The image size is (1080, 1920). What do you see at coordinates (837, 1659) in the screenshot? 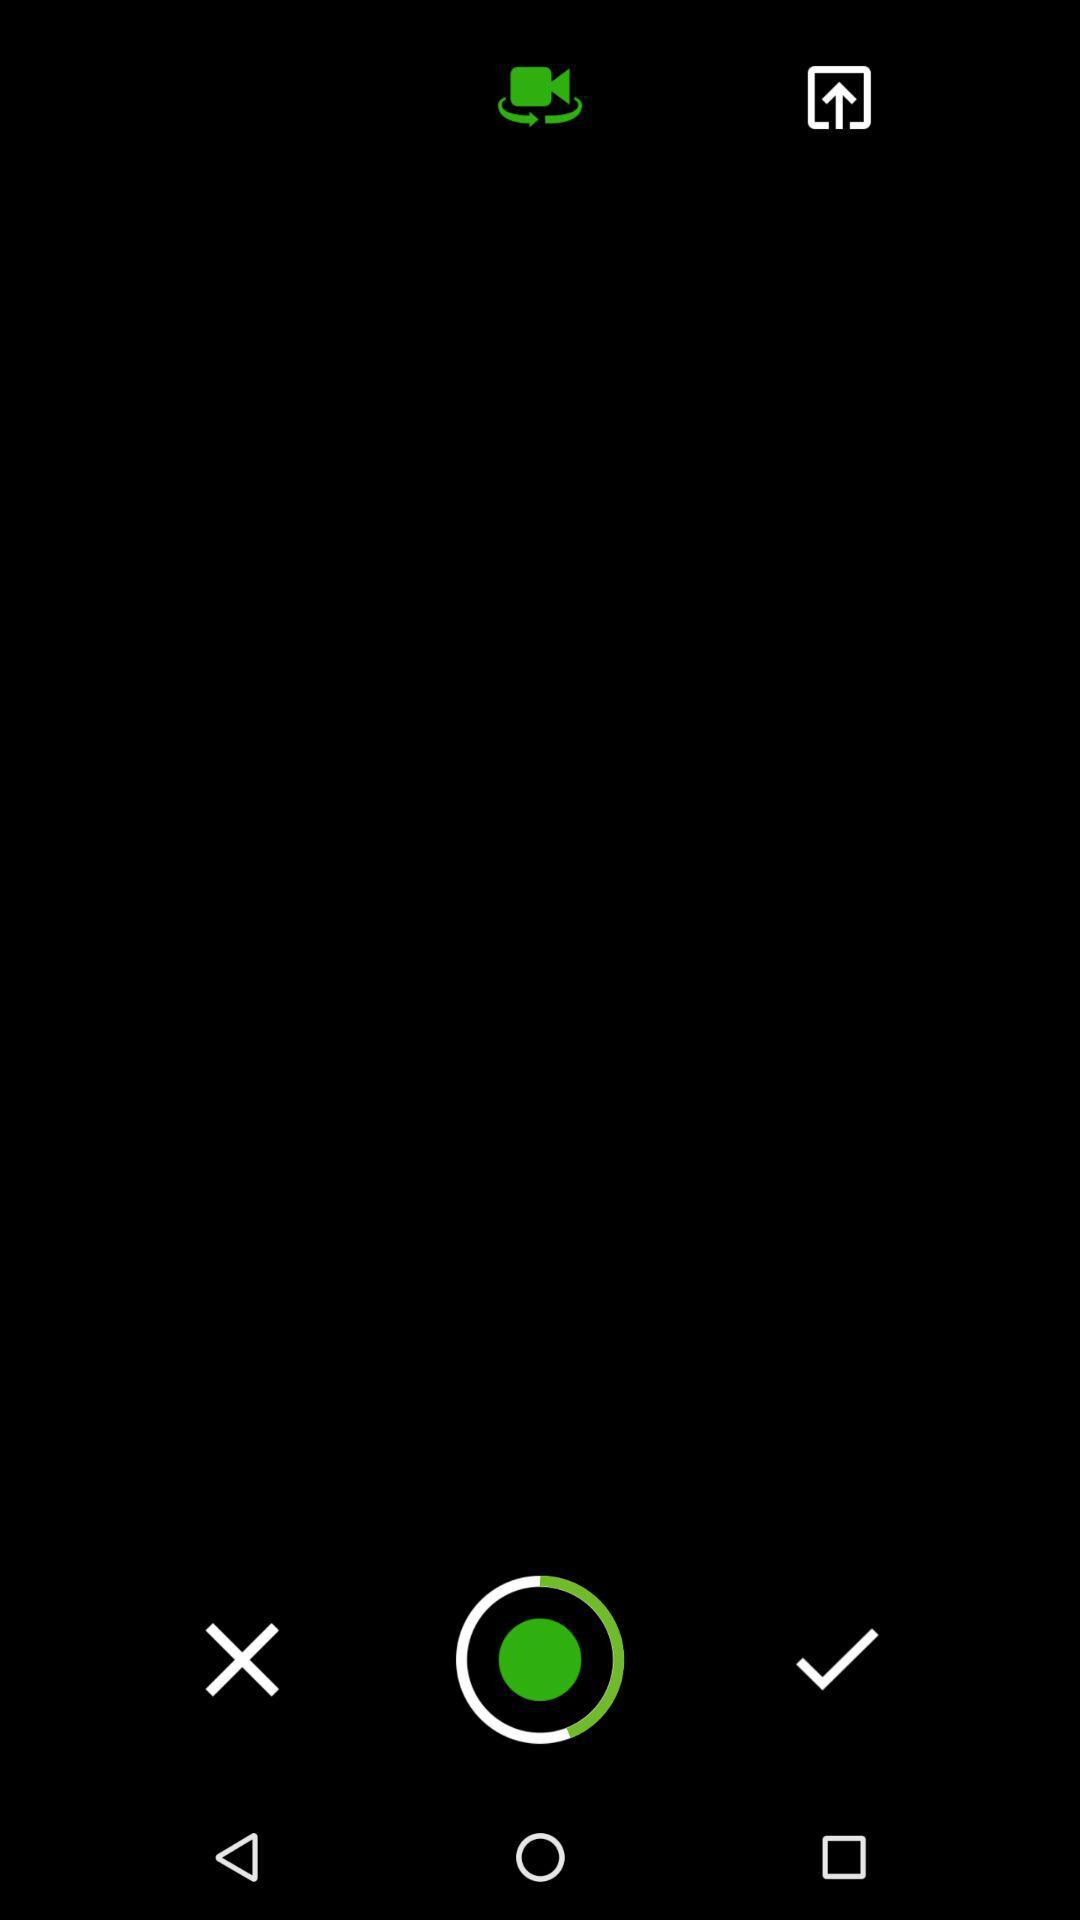
I see `advance check` at bounding box center [837, 1659].